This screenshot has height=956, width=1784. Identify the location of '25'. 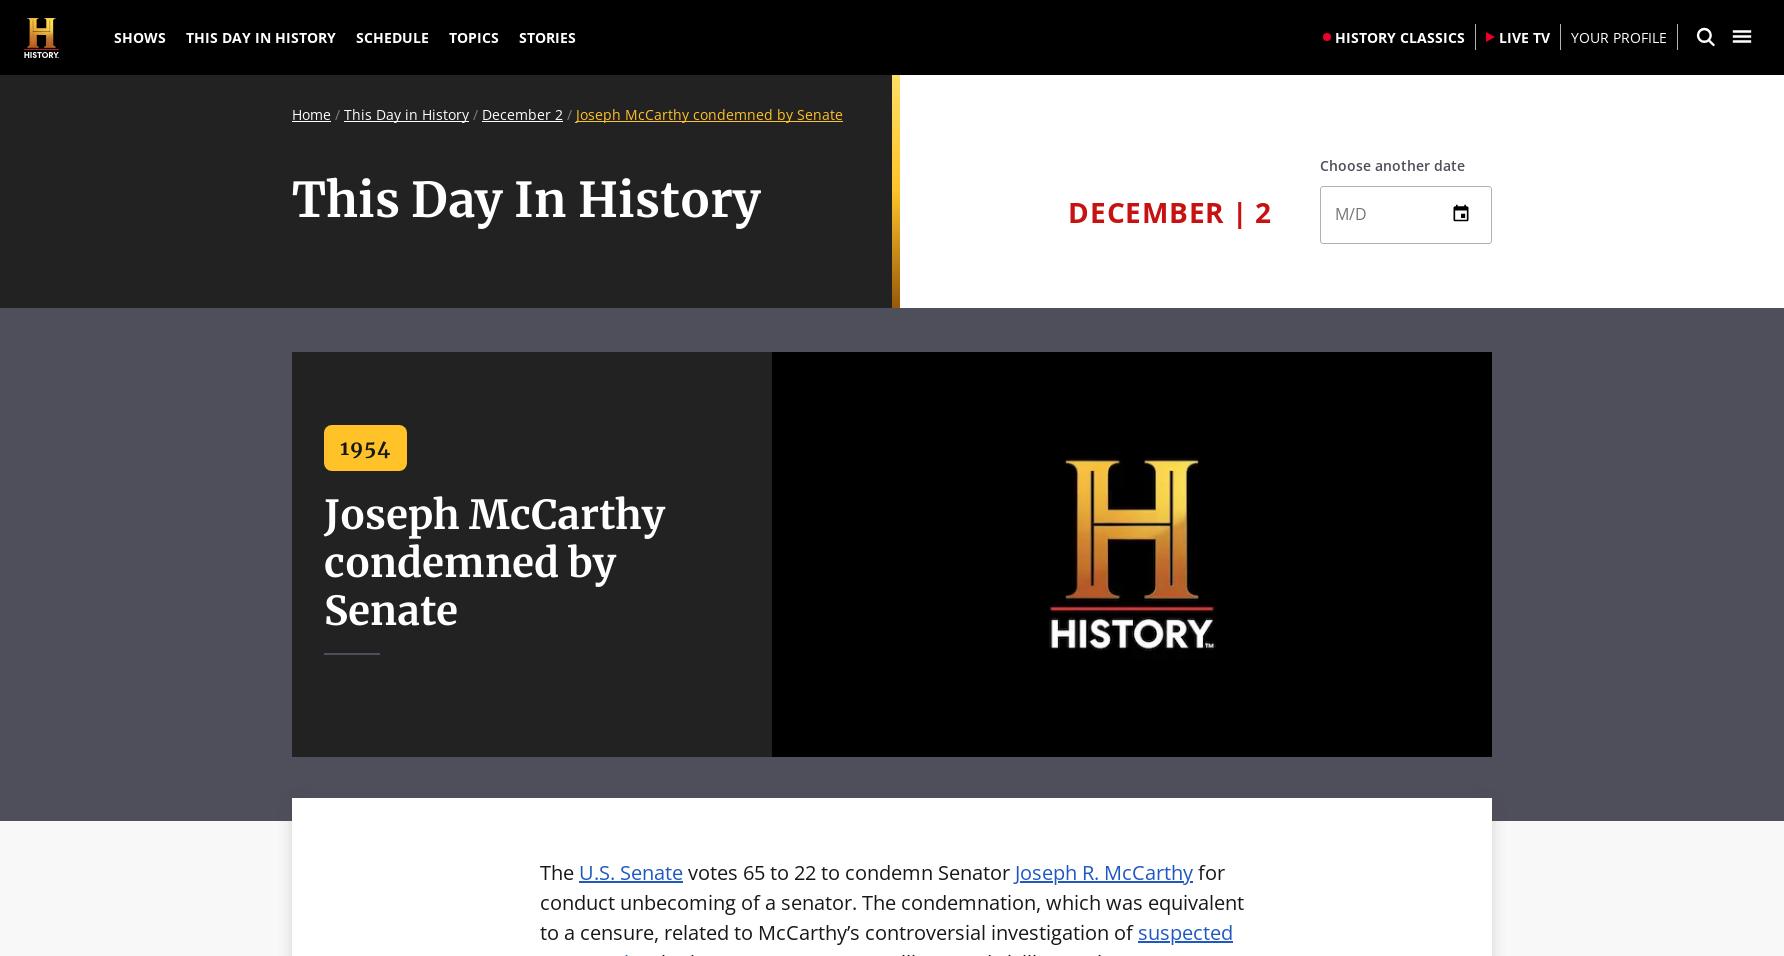
(1349, 414).